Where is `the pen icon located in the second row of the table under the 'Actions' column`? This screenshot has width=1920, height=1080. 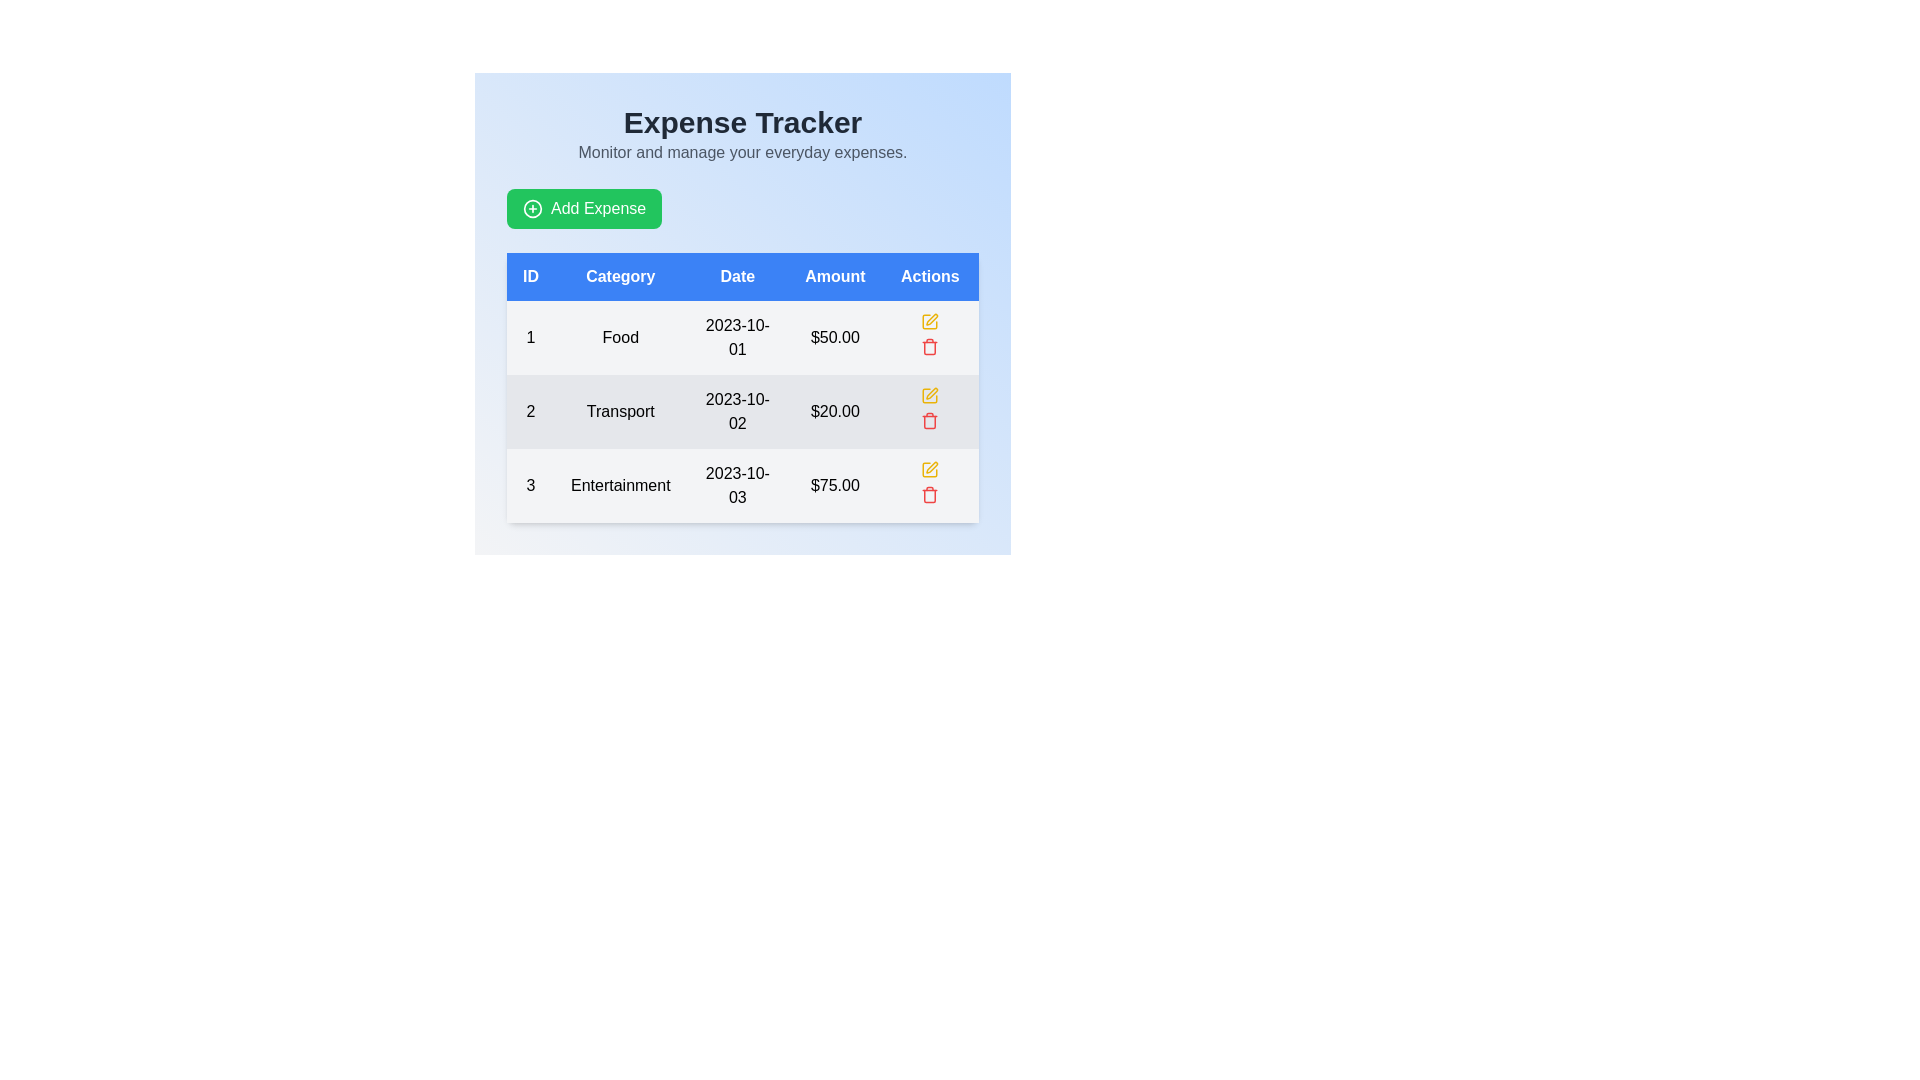
the pen icon located in the second row of the table under the 'Actions' column is located at coordinates (931, 318).